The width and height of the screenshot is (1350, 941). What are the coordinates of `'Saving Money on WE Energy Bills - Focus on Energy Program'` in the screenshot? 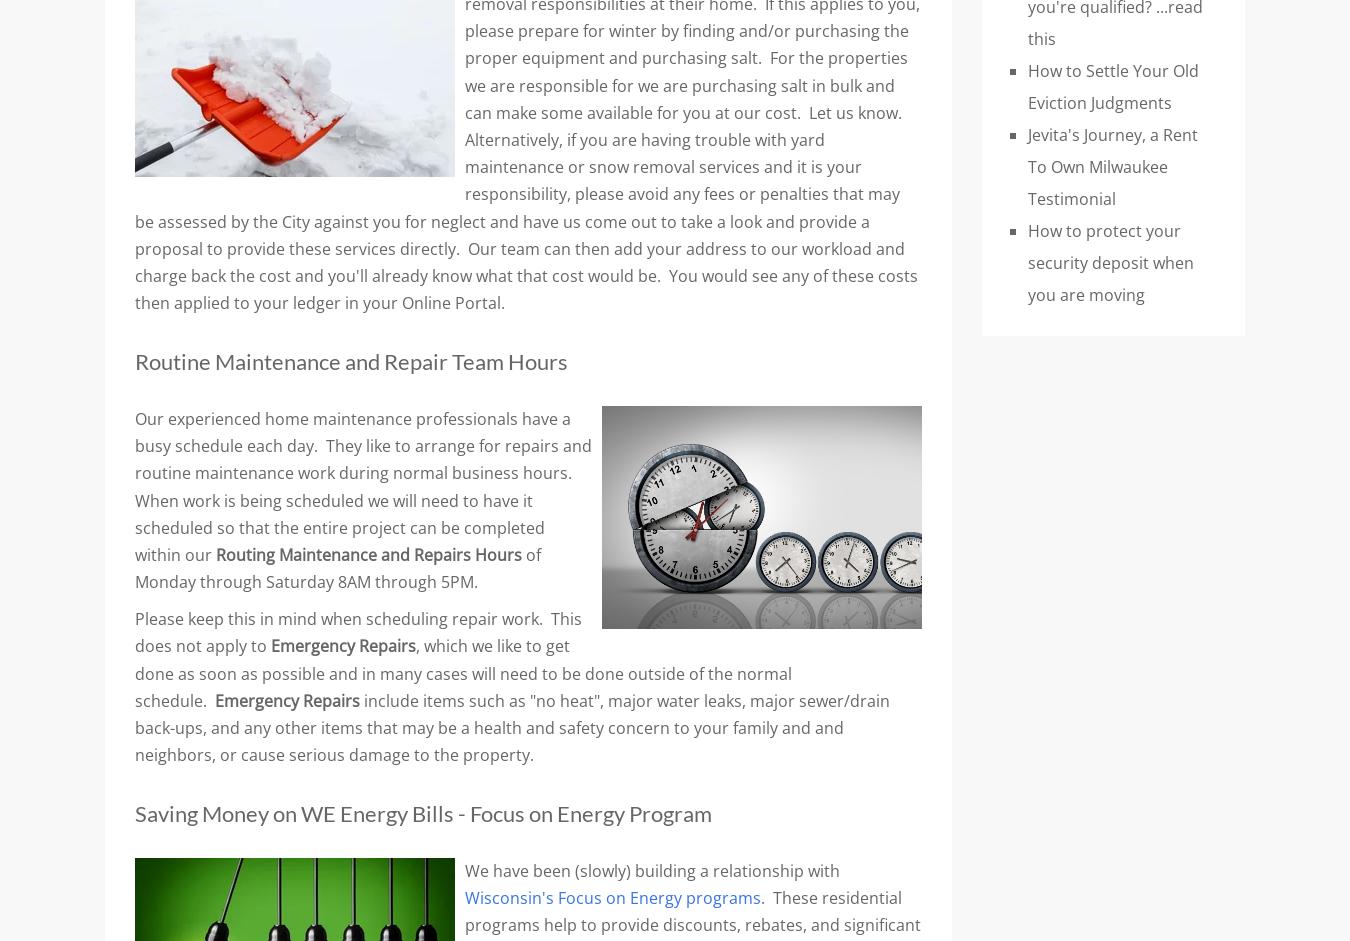 It's located at (423, 813).